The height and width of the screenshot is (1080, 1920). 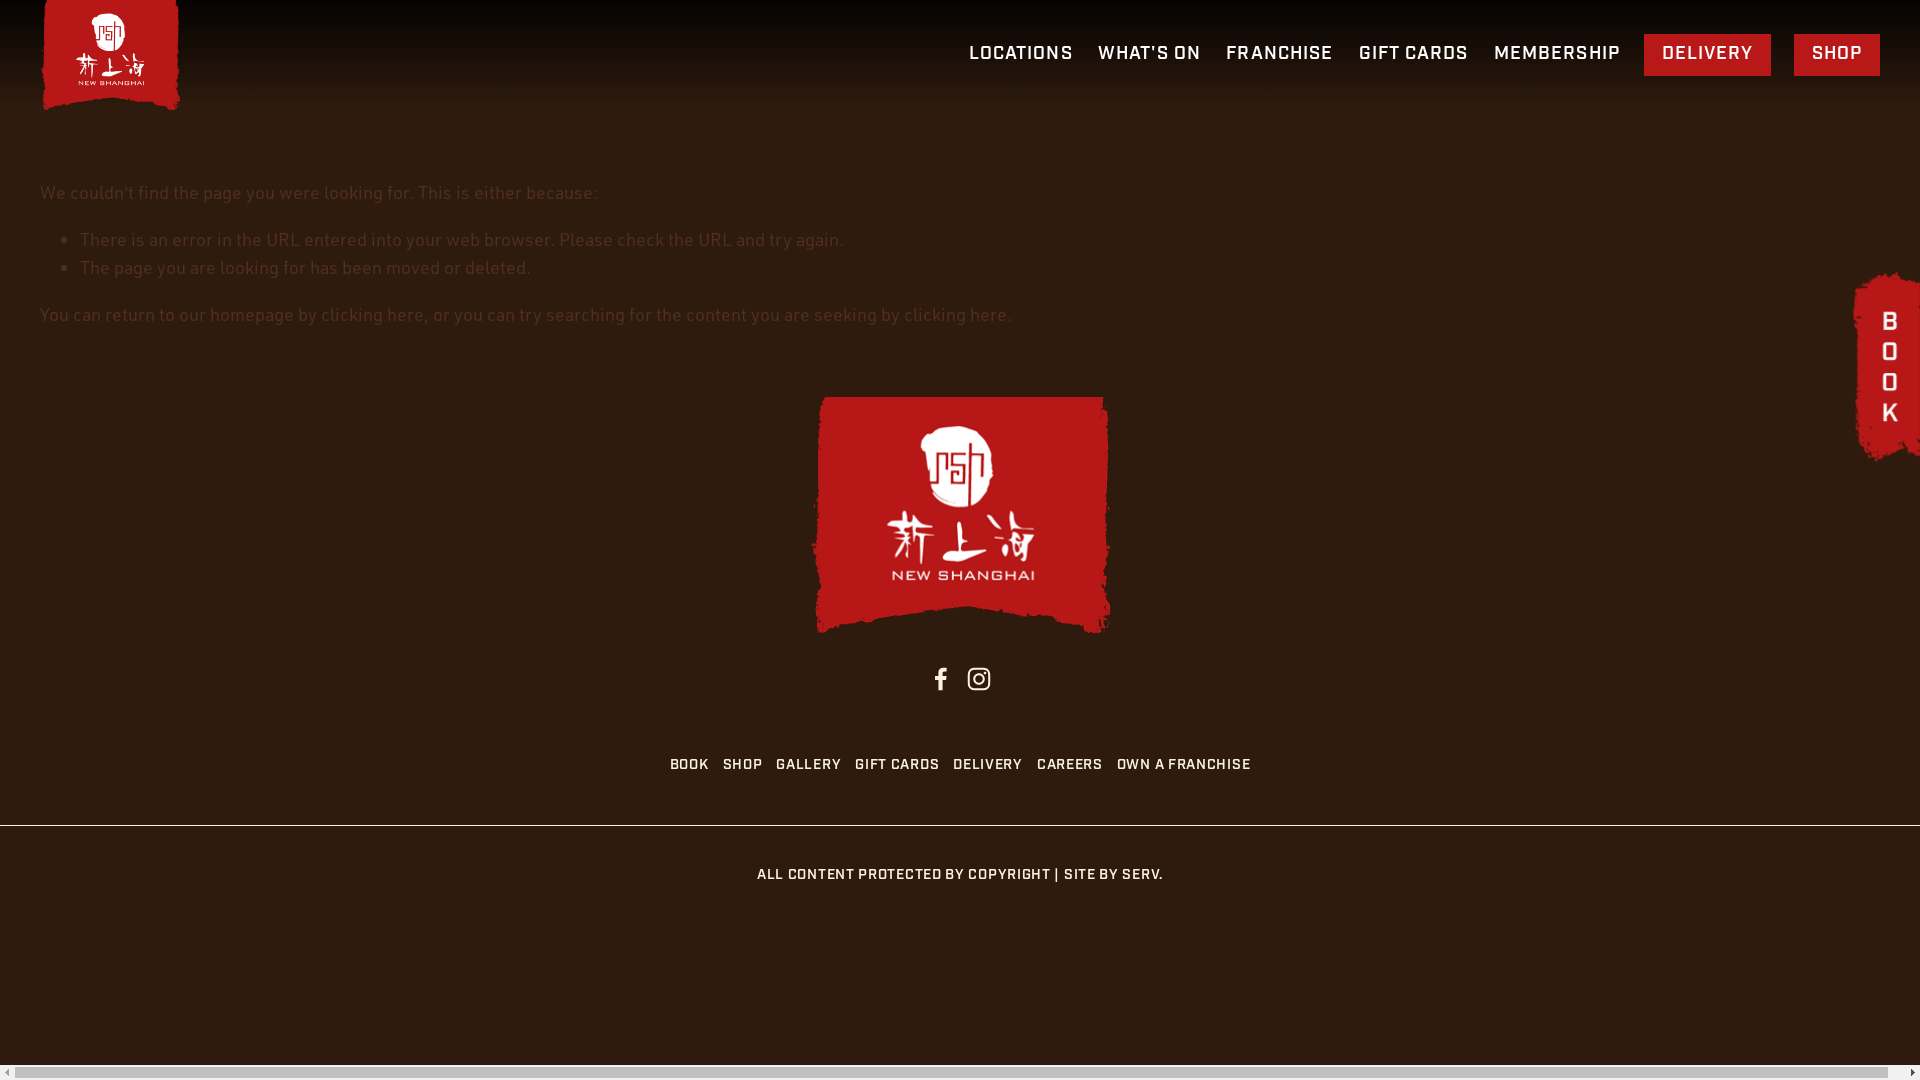 I want to click on 'BOOK', so click(x=670, y=765).